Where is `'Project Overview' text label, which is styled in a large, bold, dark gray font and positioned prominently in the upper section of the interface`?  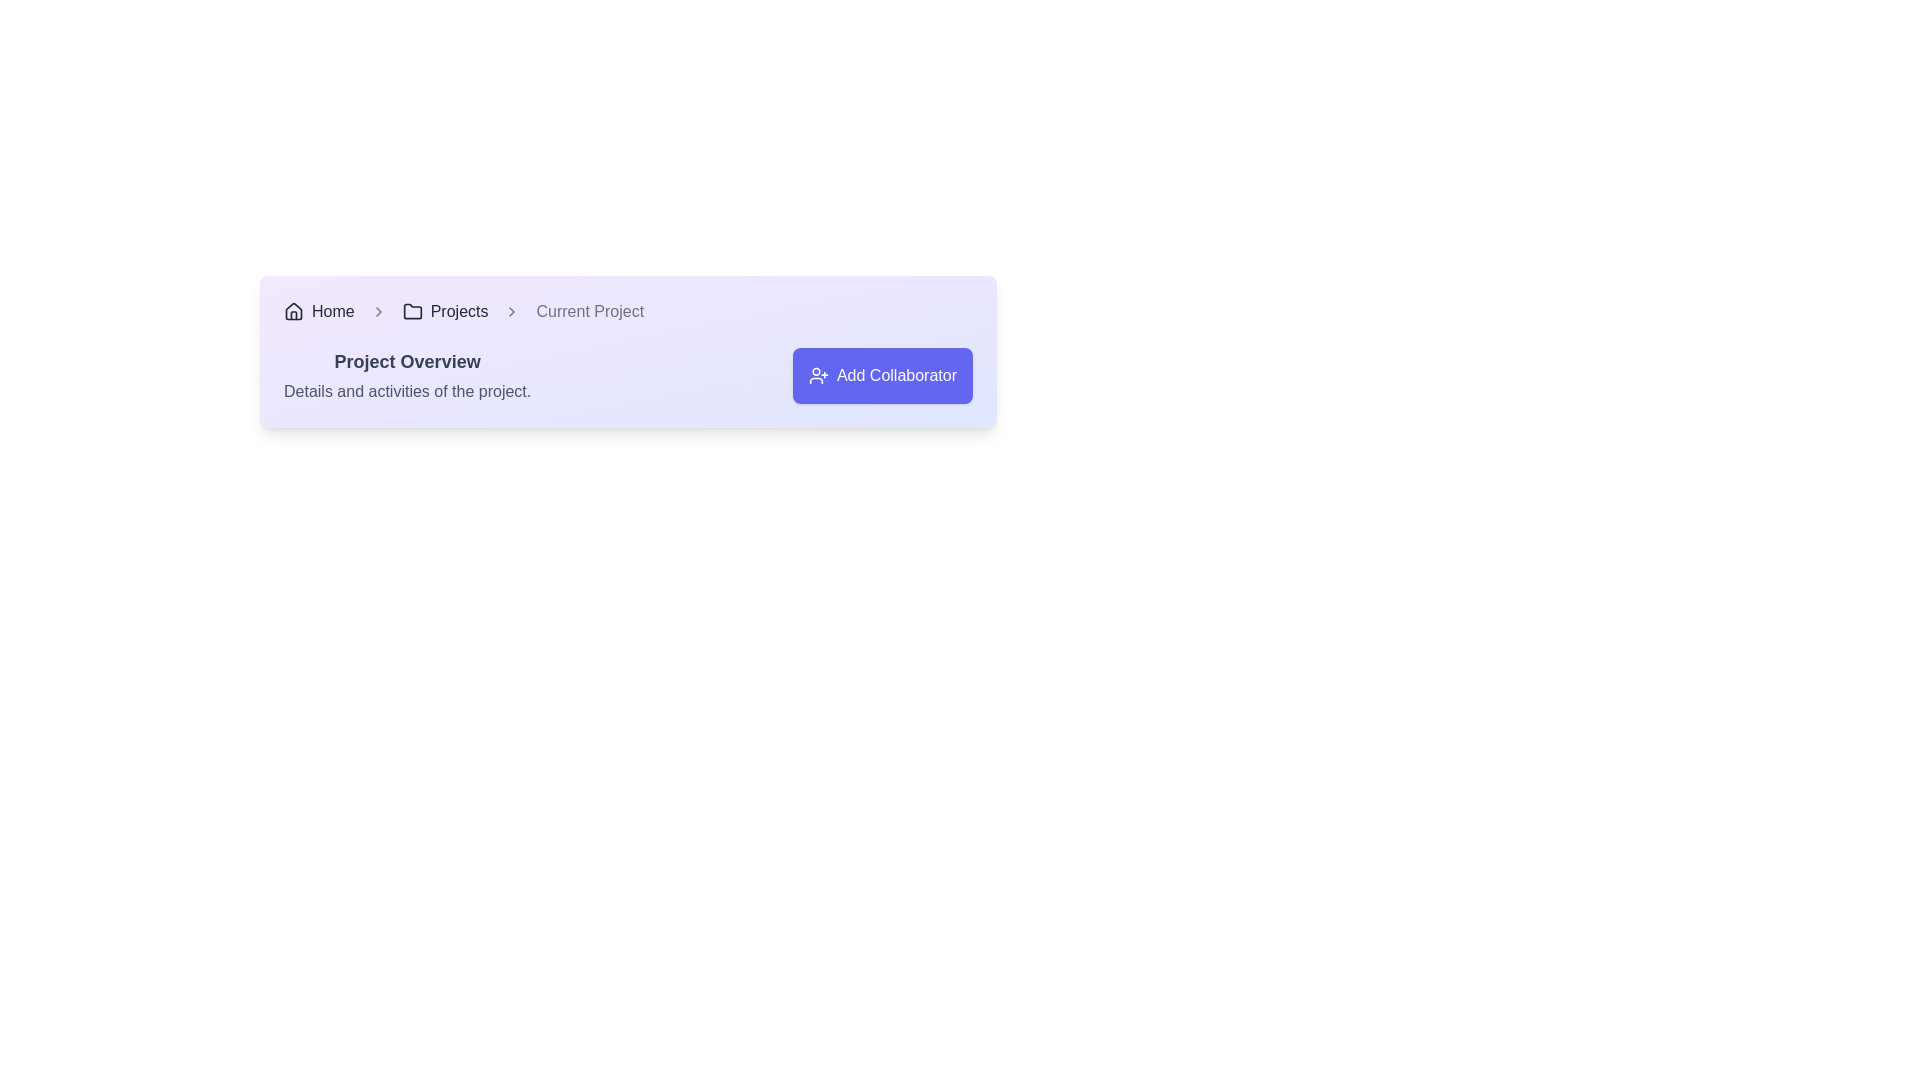 'Project Overview' text label, which is styled in a large, bold, dark gray font and positioned prominently in the upper section of the interface is located at coordinates (406, 362).